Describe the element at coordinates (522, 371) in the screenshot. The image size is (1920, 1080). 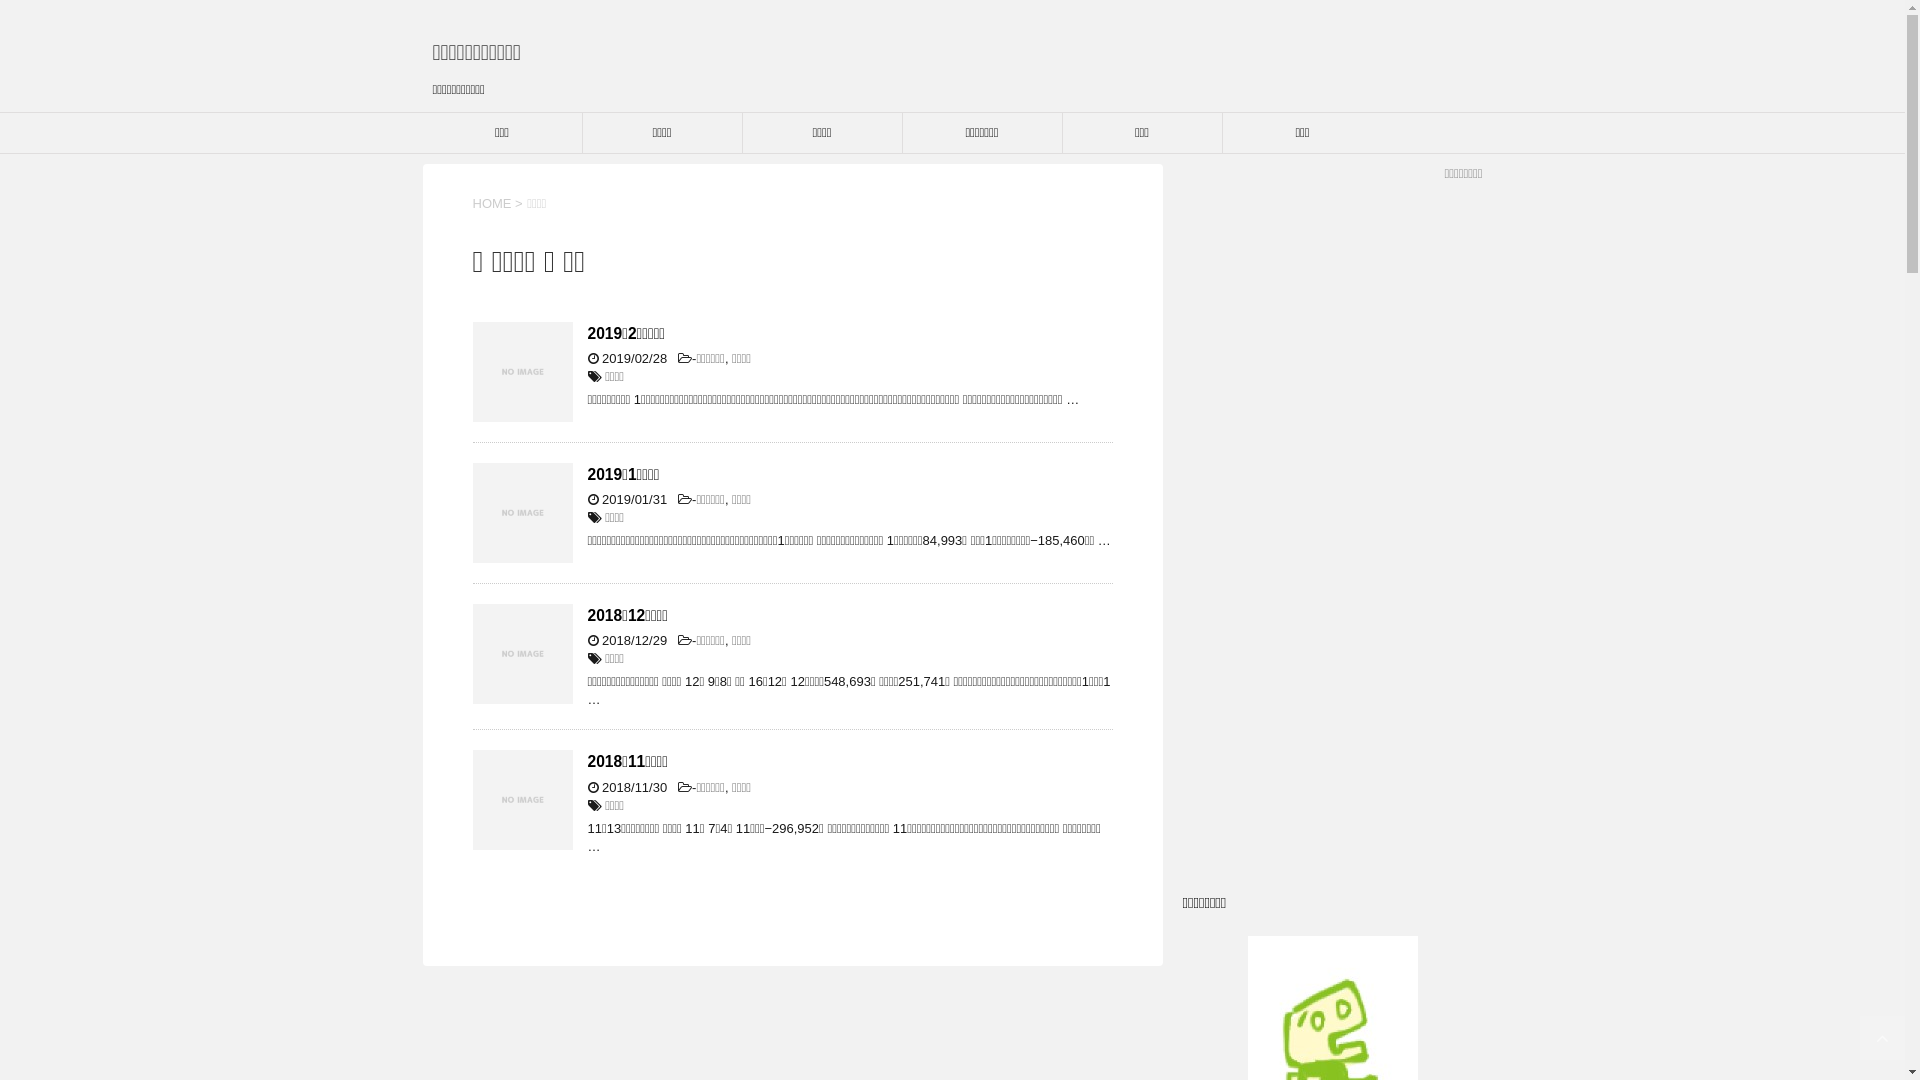
I see `'no image'` at that location.